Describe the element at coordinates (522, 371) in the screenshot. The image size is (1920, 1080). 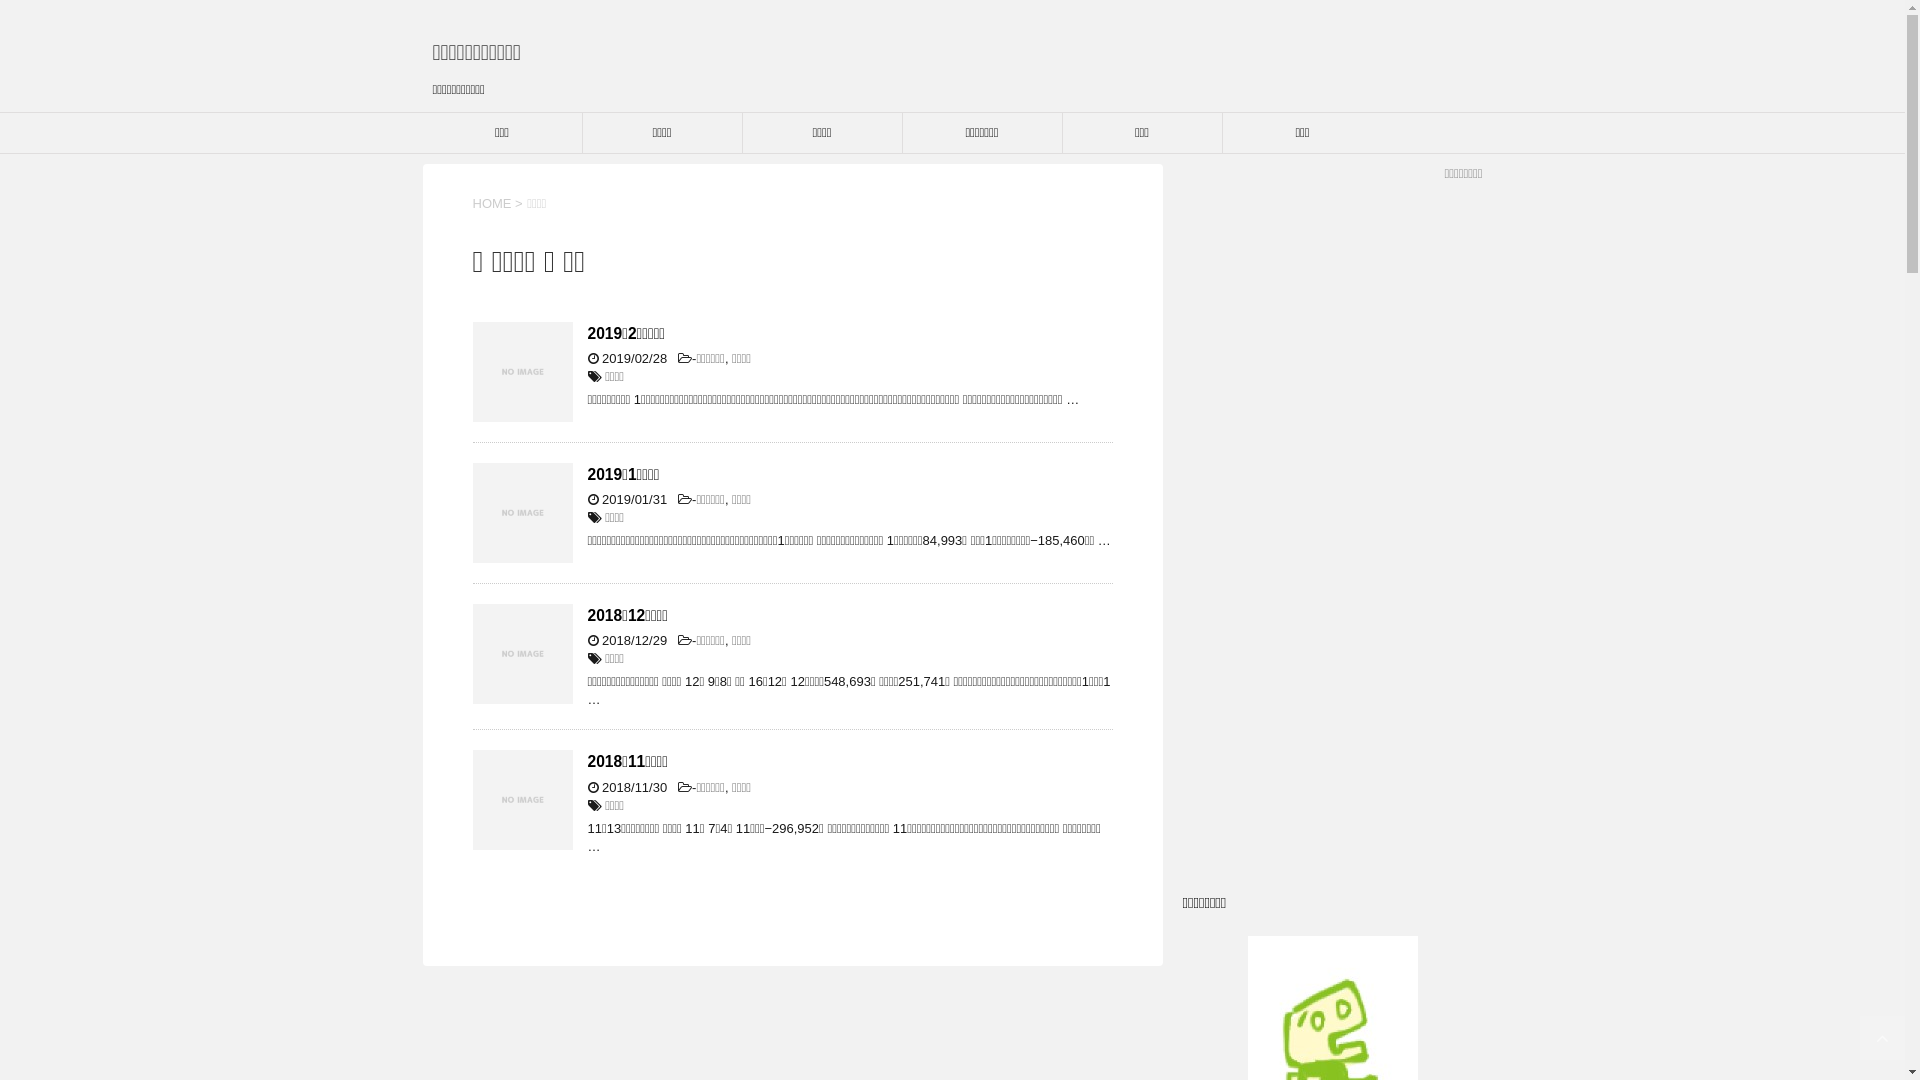
I see `'no image'` at that location.